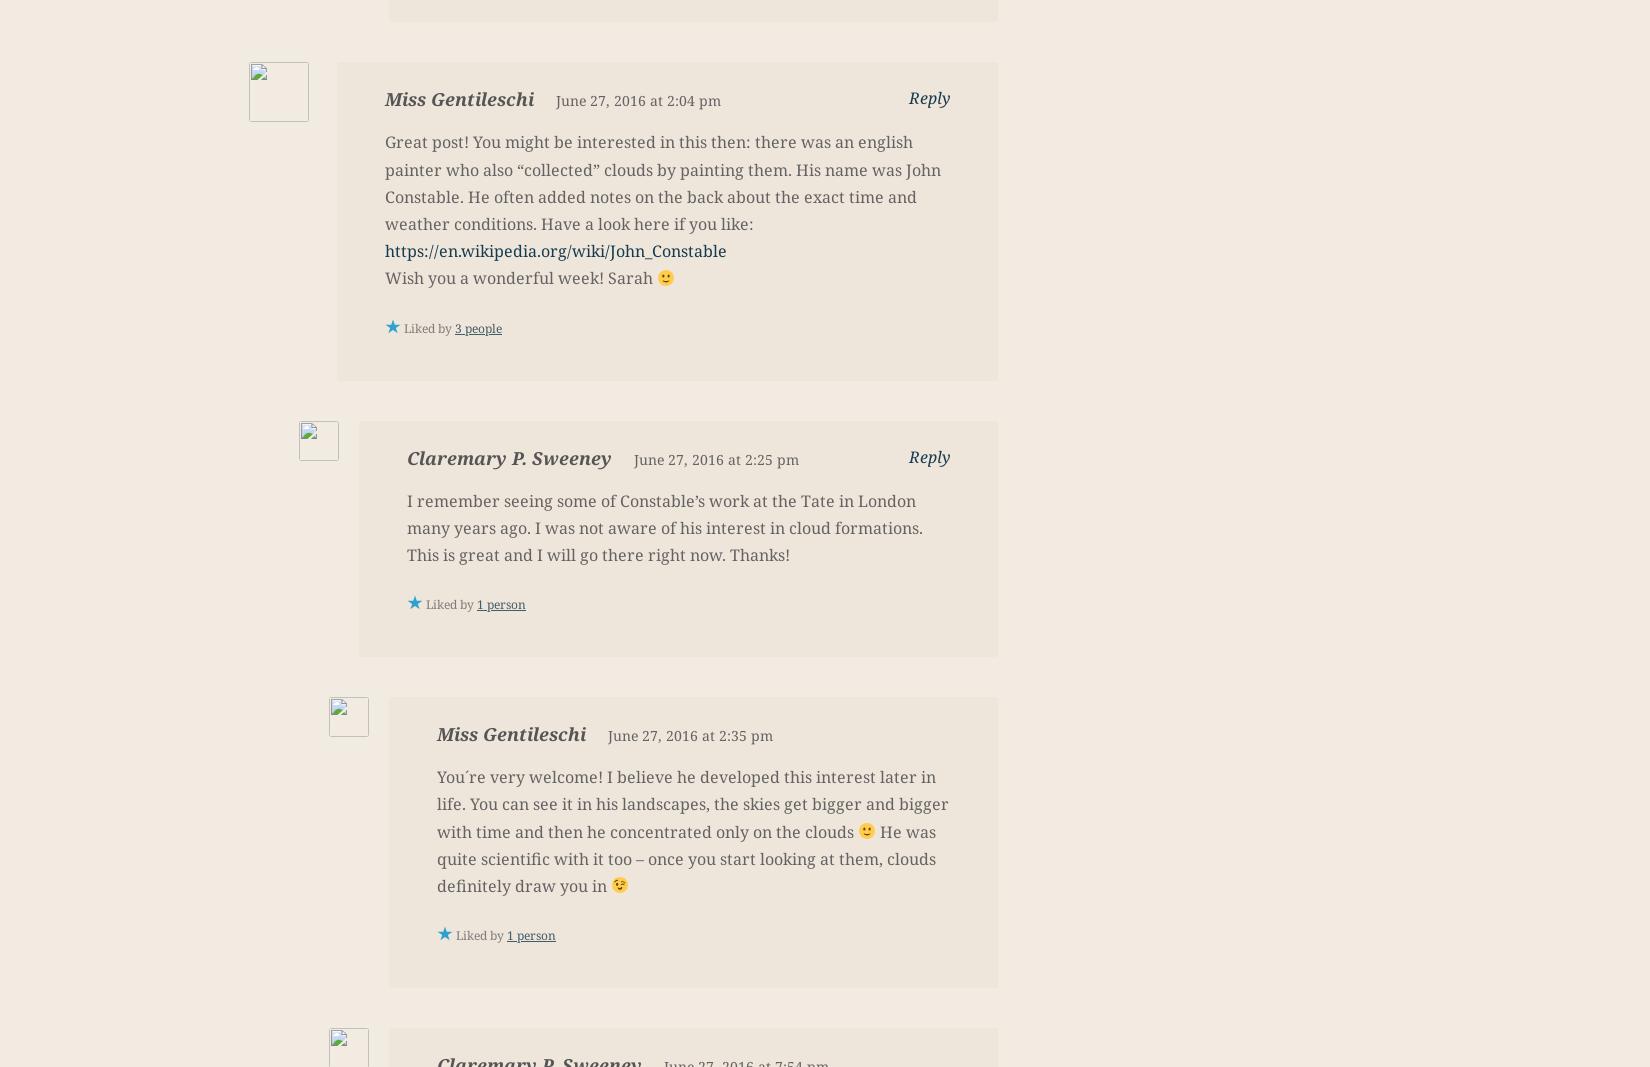  Describe the element at coordinates (520, 277) in the screenshot. I see `'Wish you a wonderful week! Sarah'` at that location.